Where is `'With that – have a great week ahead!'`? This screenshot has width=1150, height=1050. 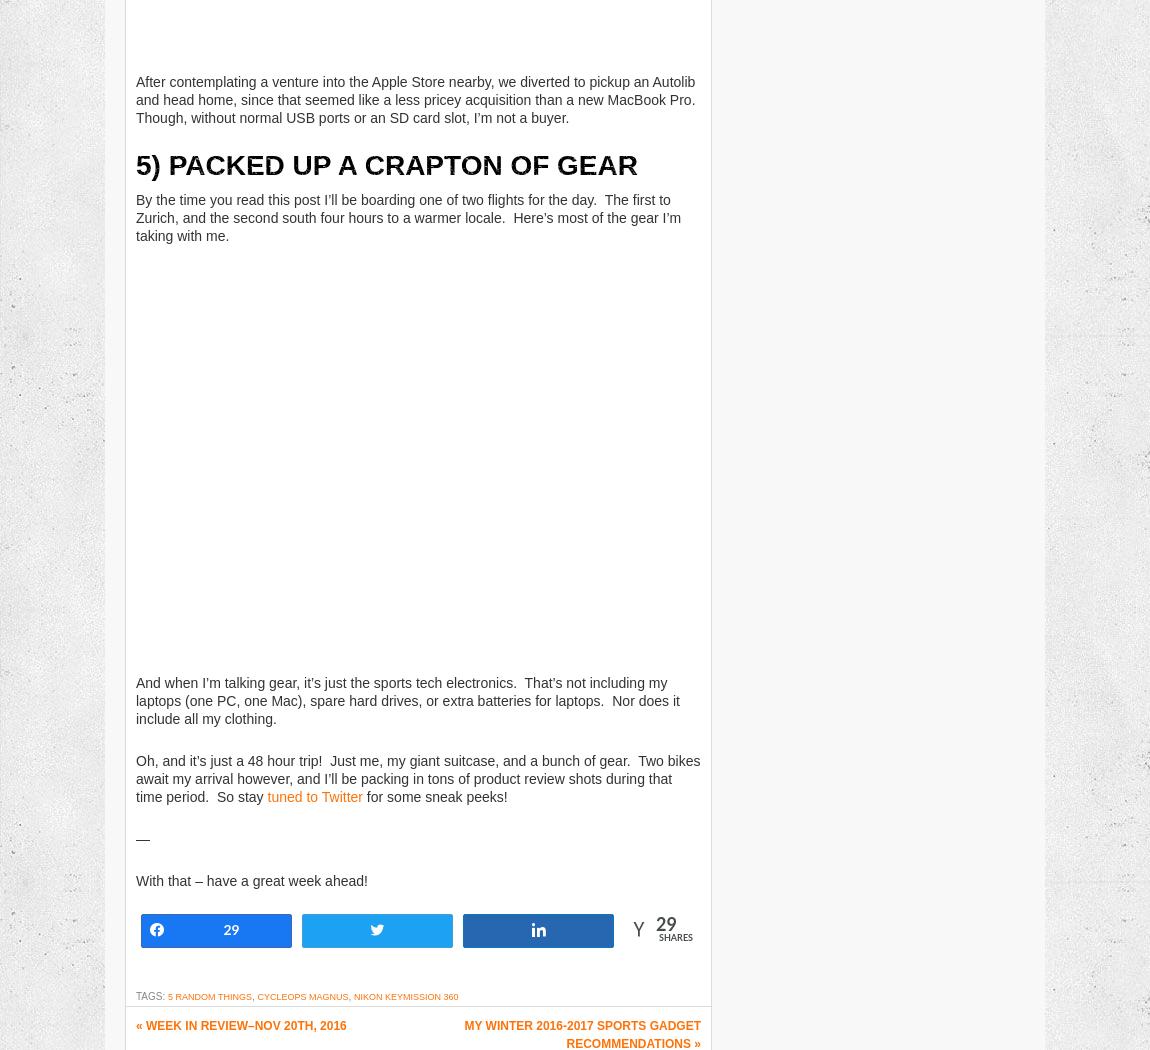 'With that – have a great week ahead!' is located at coordinates (135, 879).